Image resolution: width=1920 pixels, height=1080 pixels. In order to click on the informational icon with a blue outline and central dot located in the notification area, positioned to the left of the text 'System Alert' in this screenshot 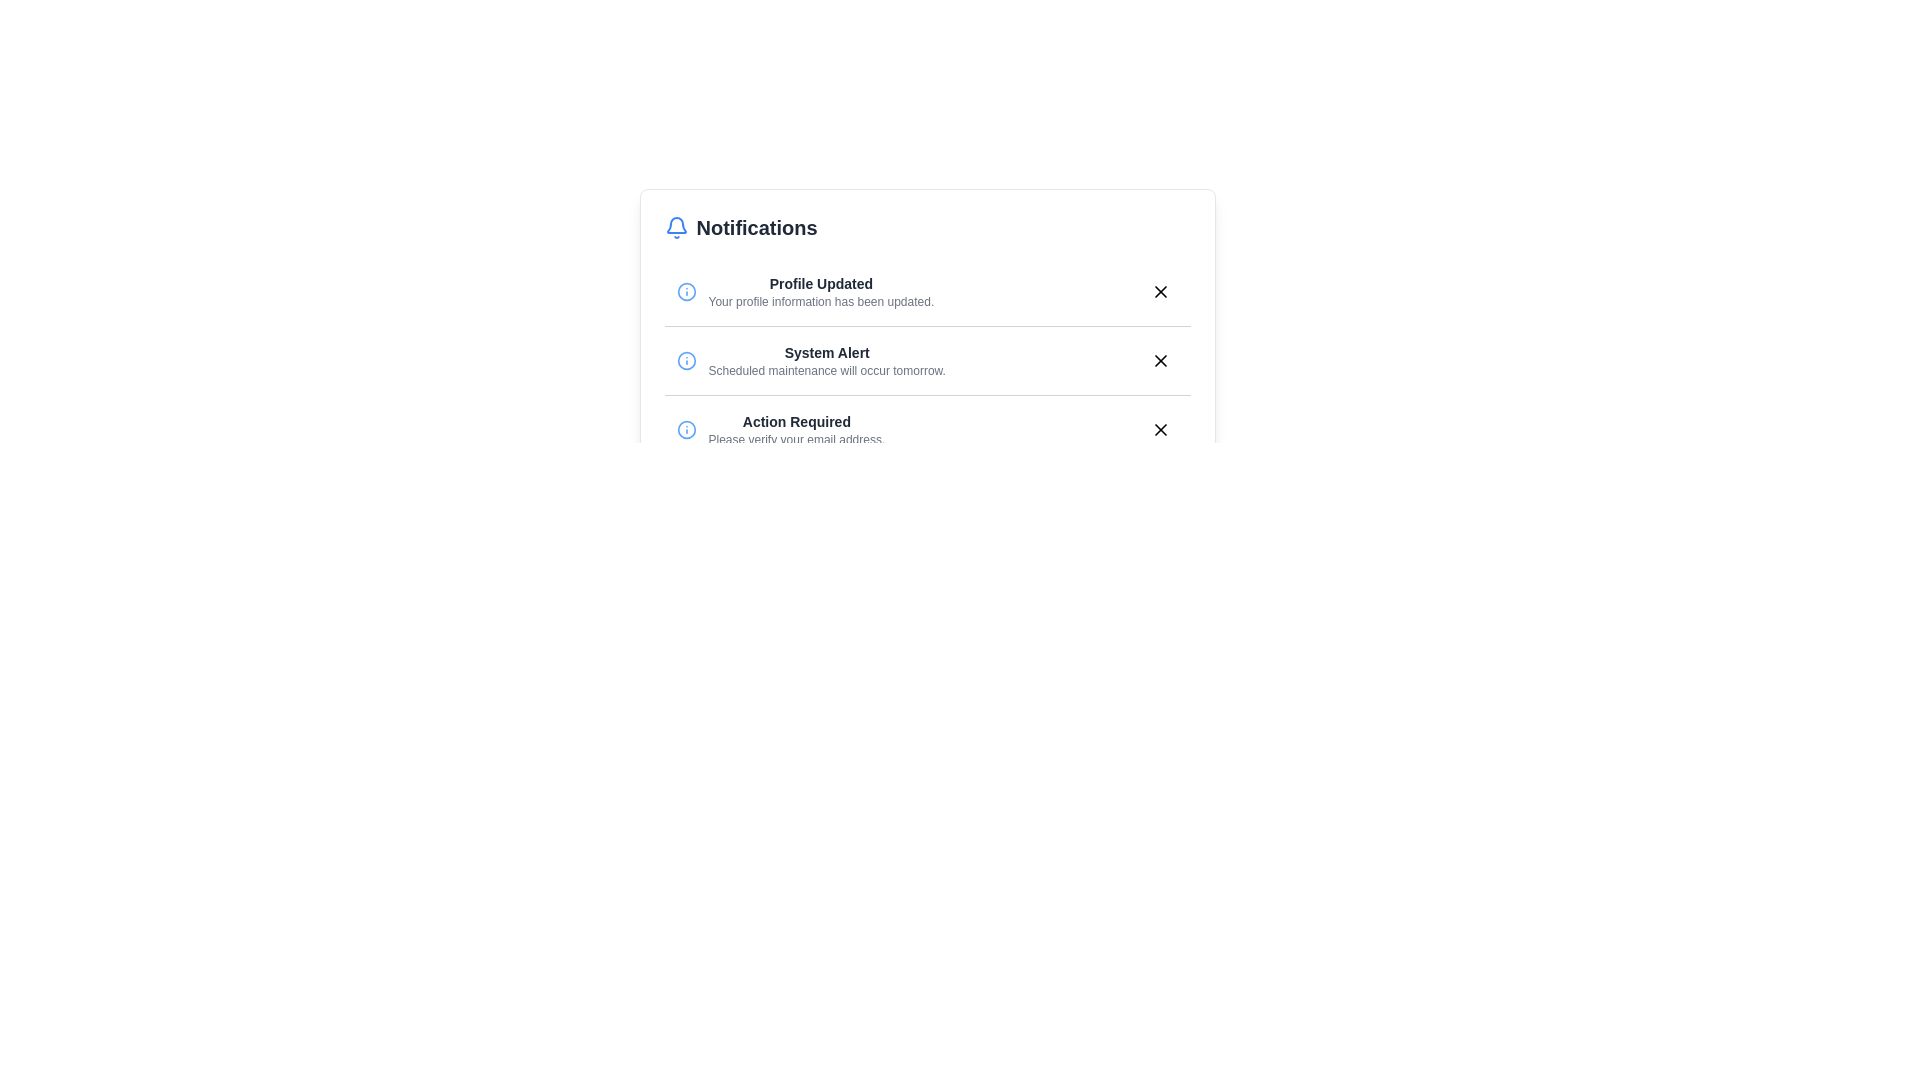, I will do `click(686, 361)`.